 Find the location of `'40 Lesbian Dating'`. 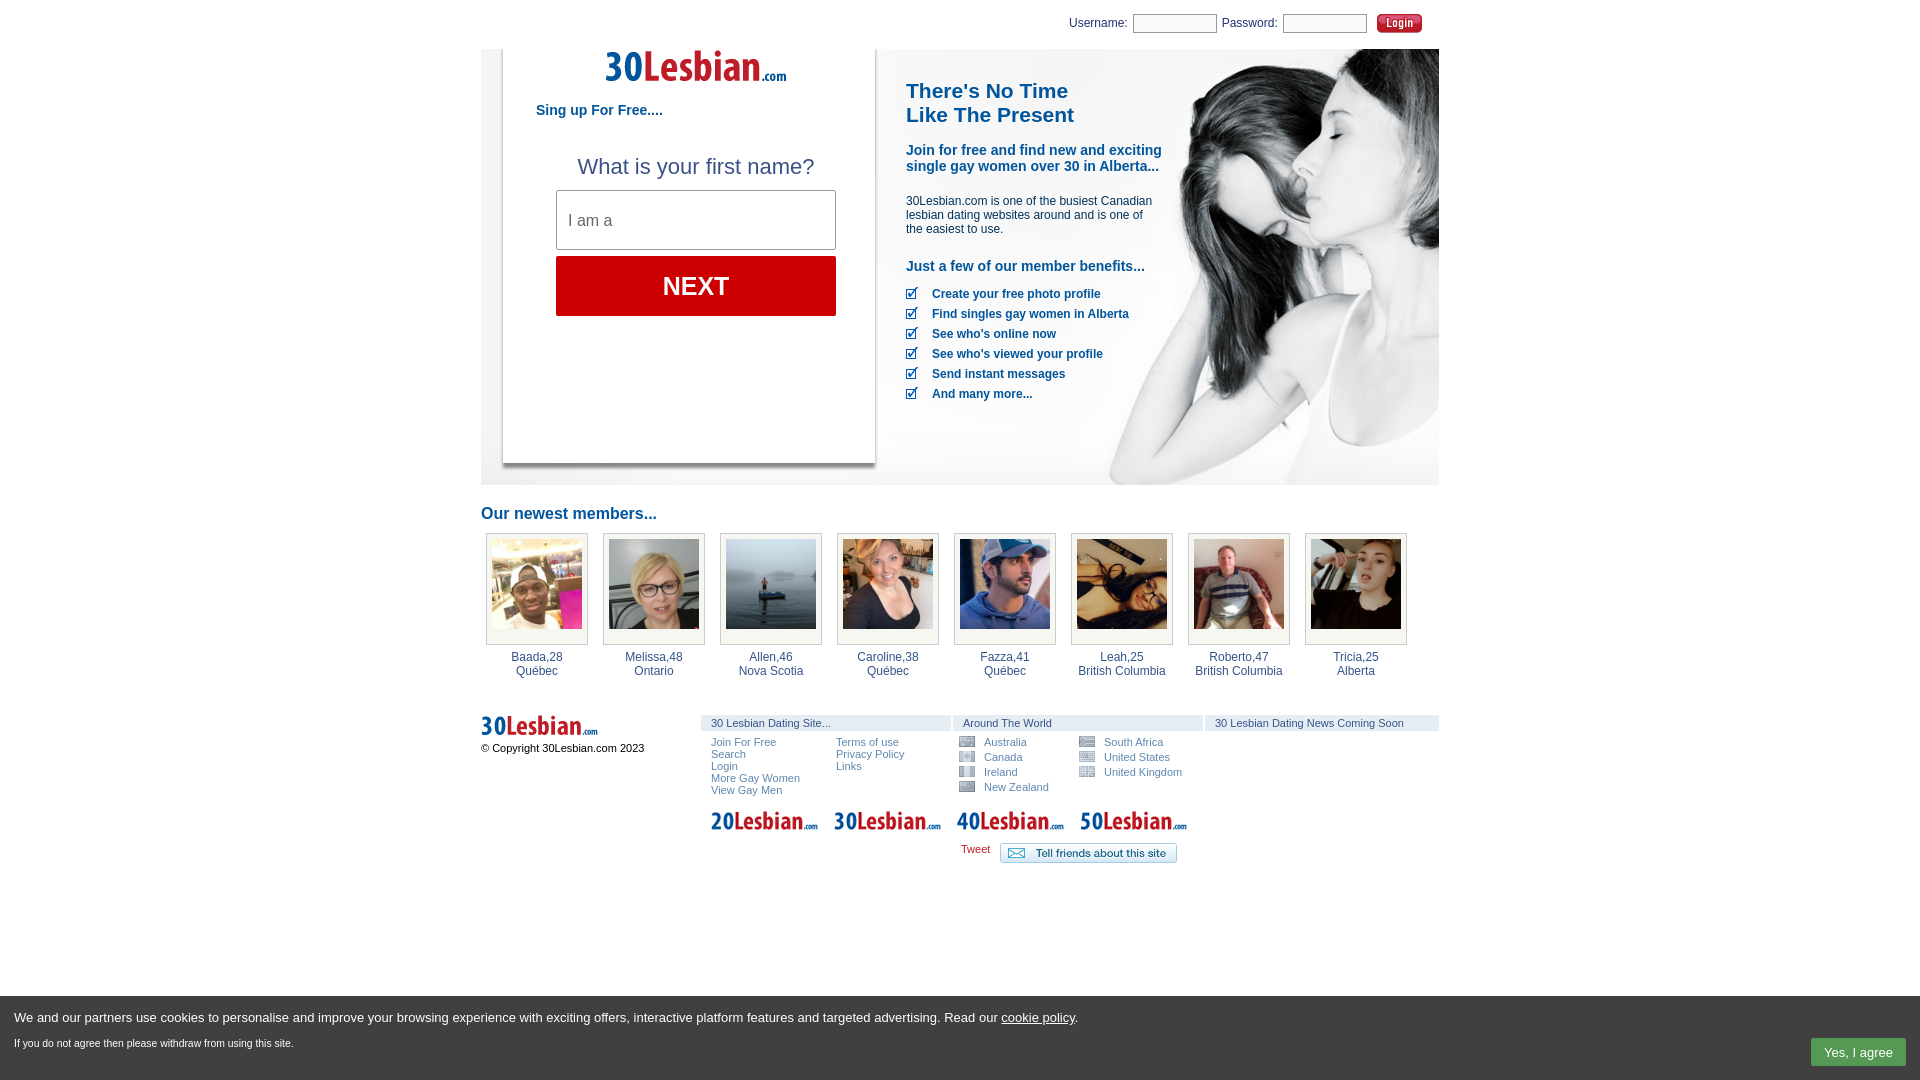

'40 Lesbian Dating' is located at coordinates (1011, 832).